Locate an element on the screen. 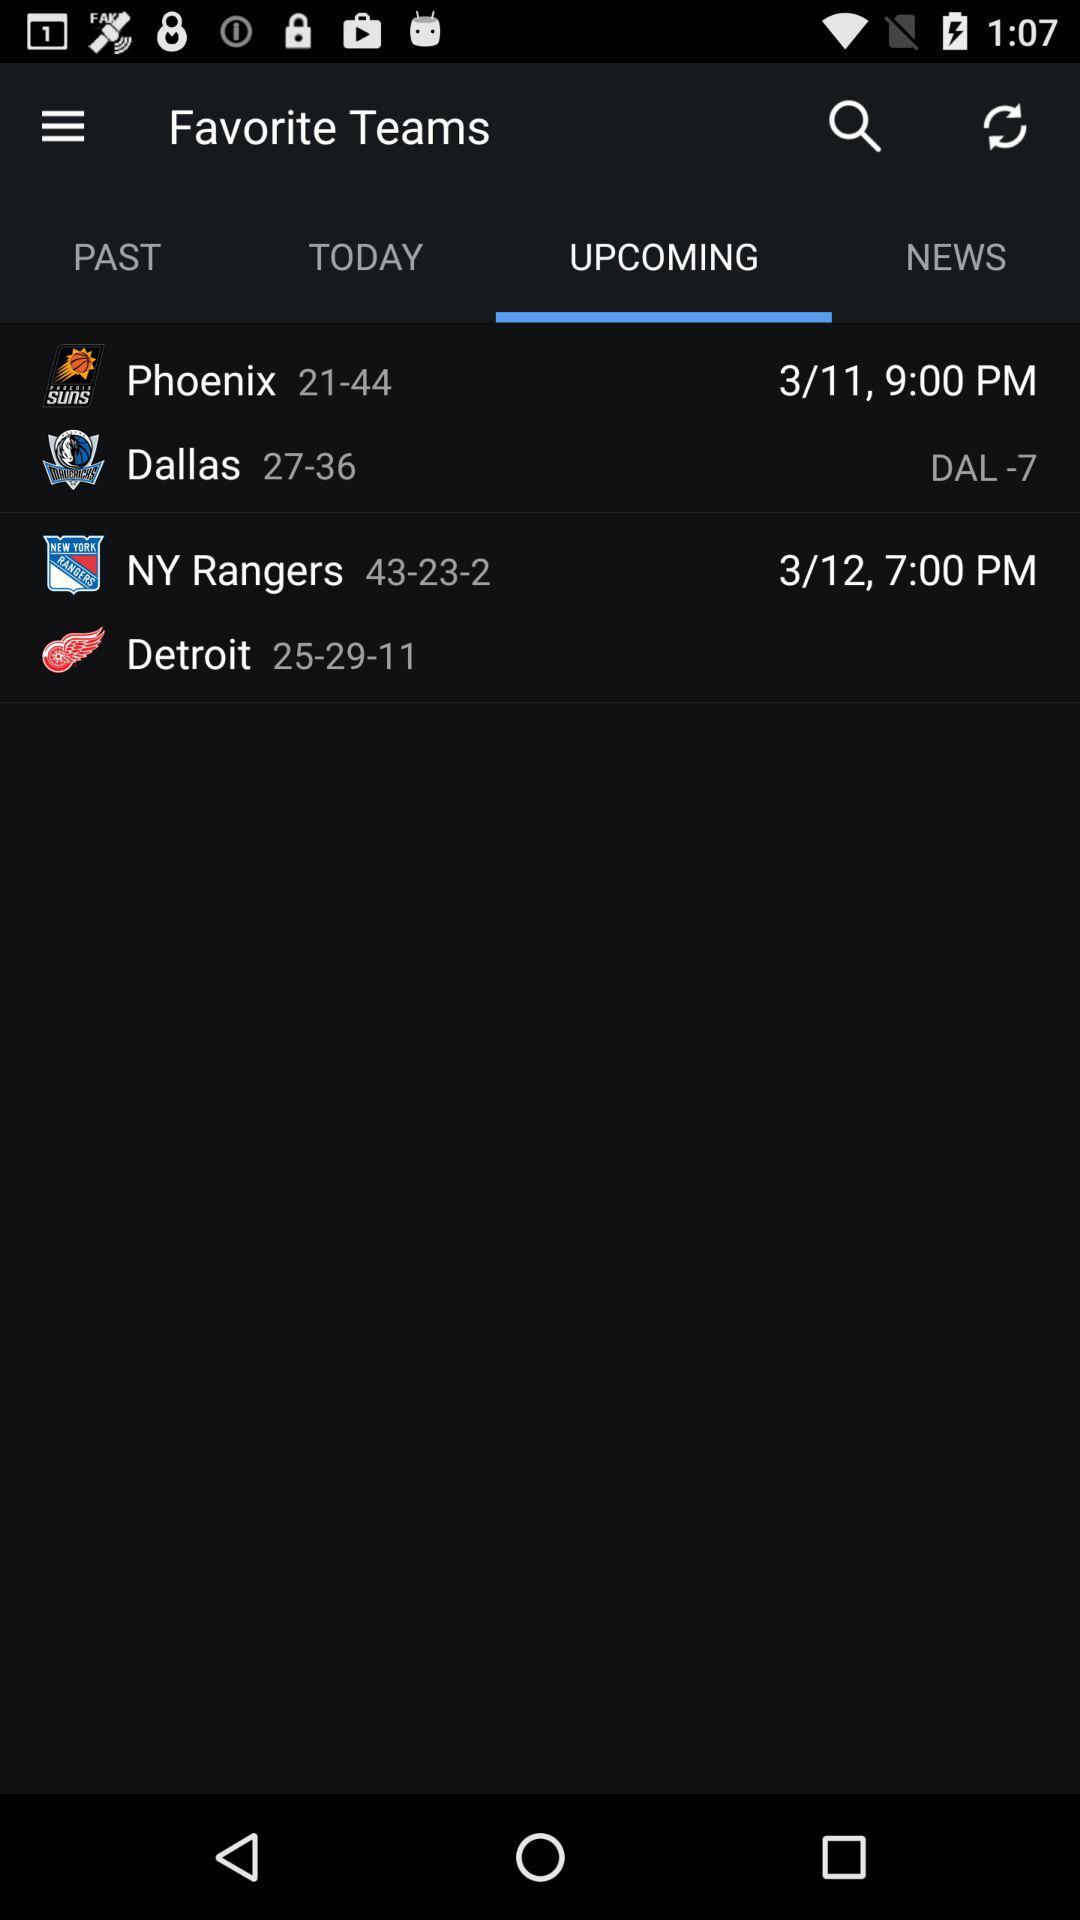  search is located at coordinates (855, 124).